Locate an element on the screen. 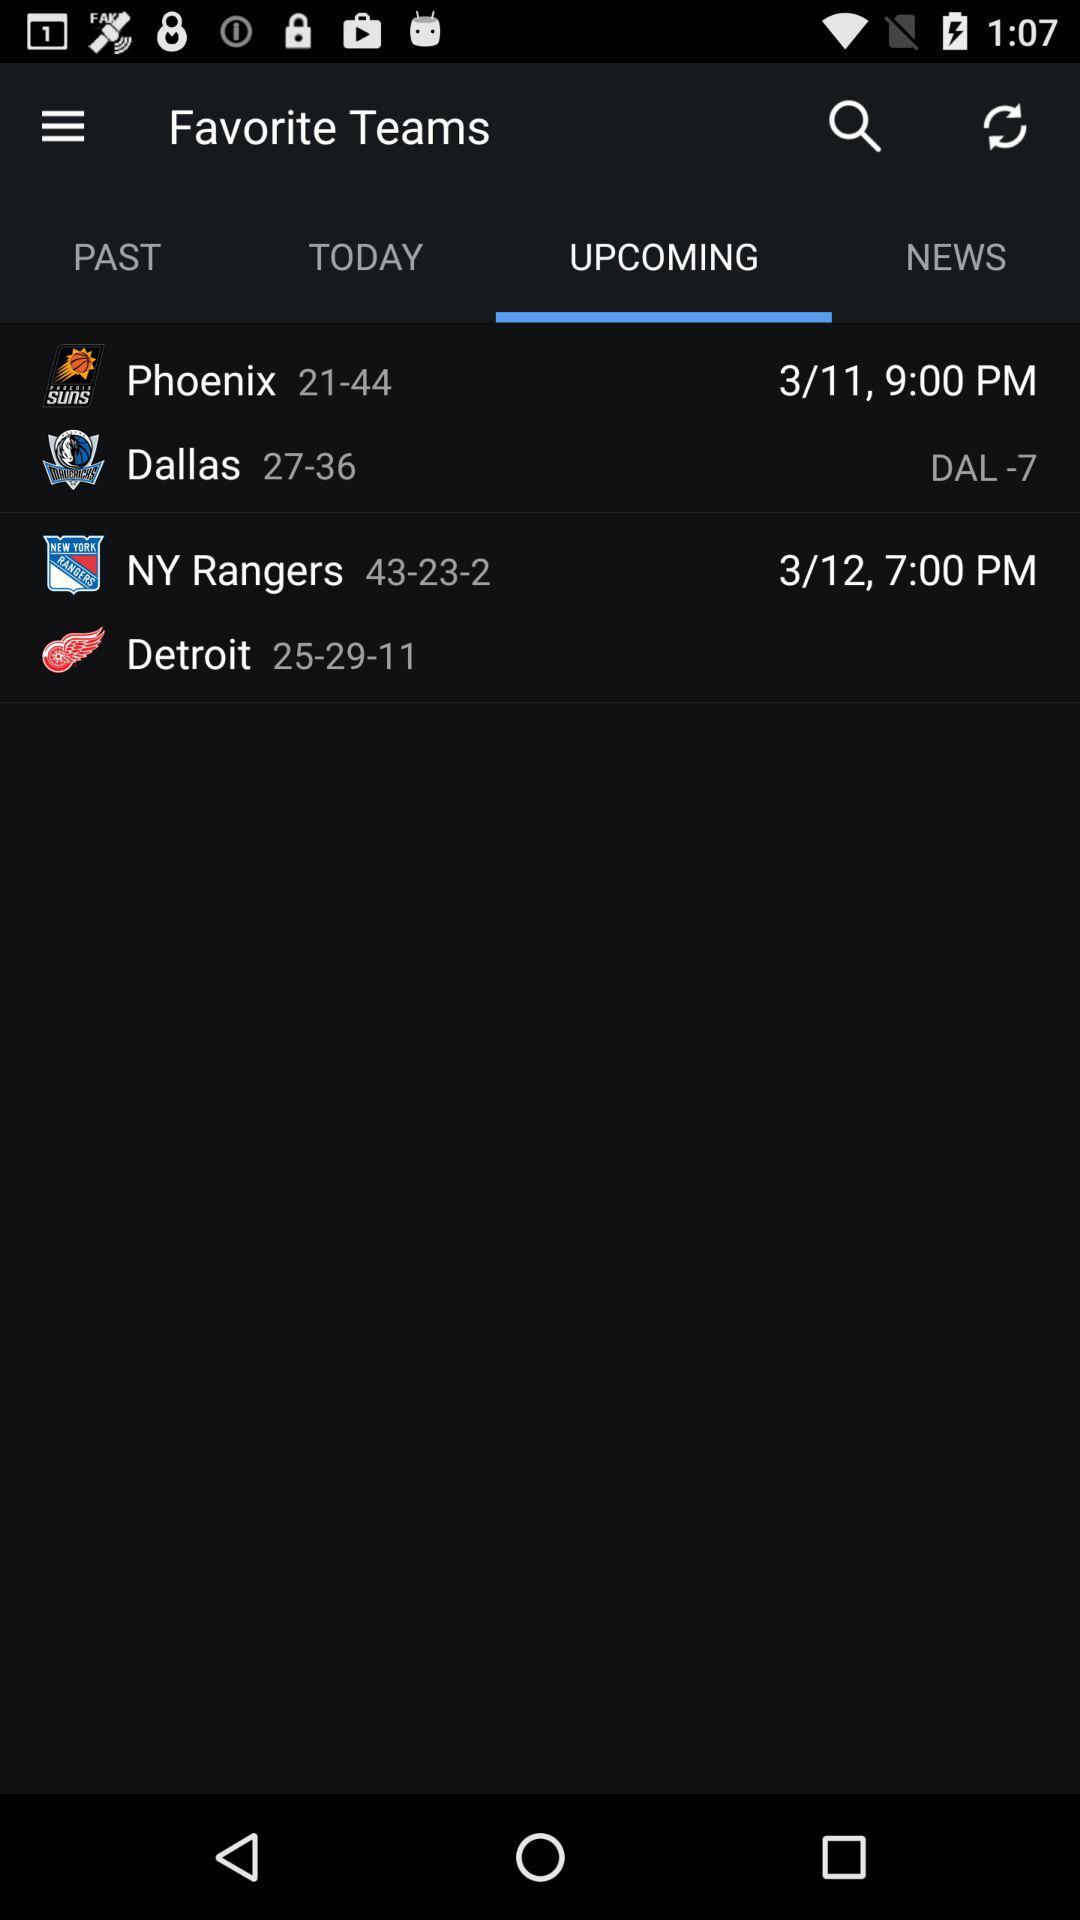  search is located at coordinates (855, 124).